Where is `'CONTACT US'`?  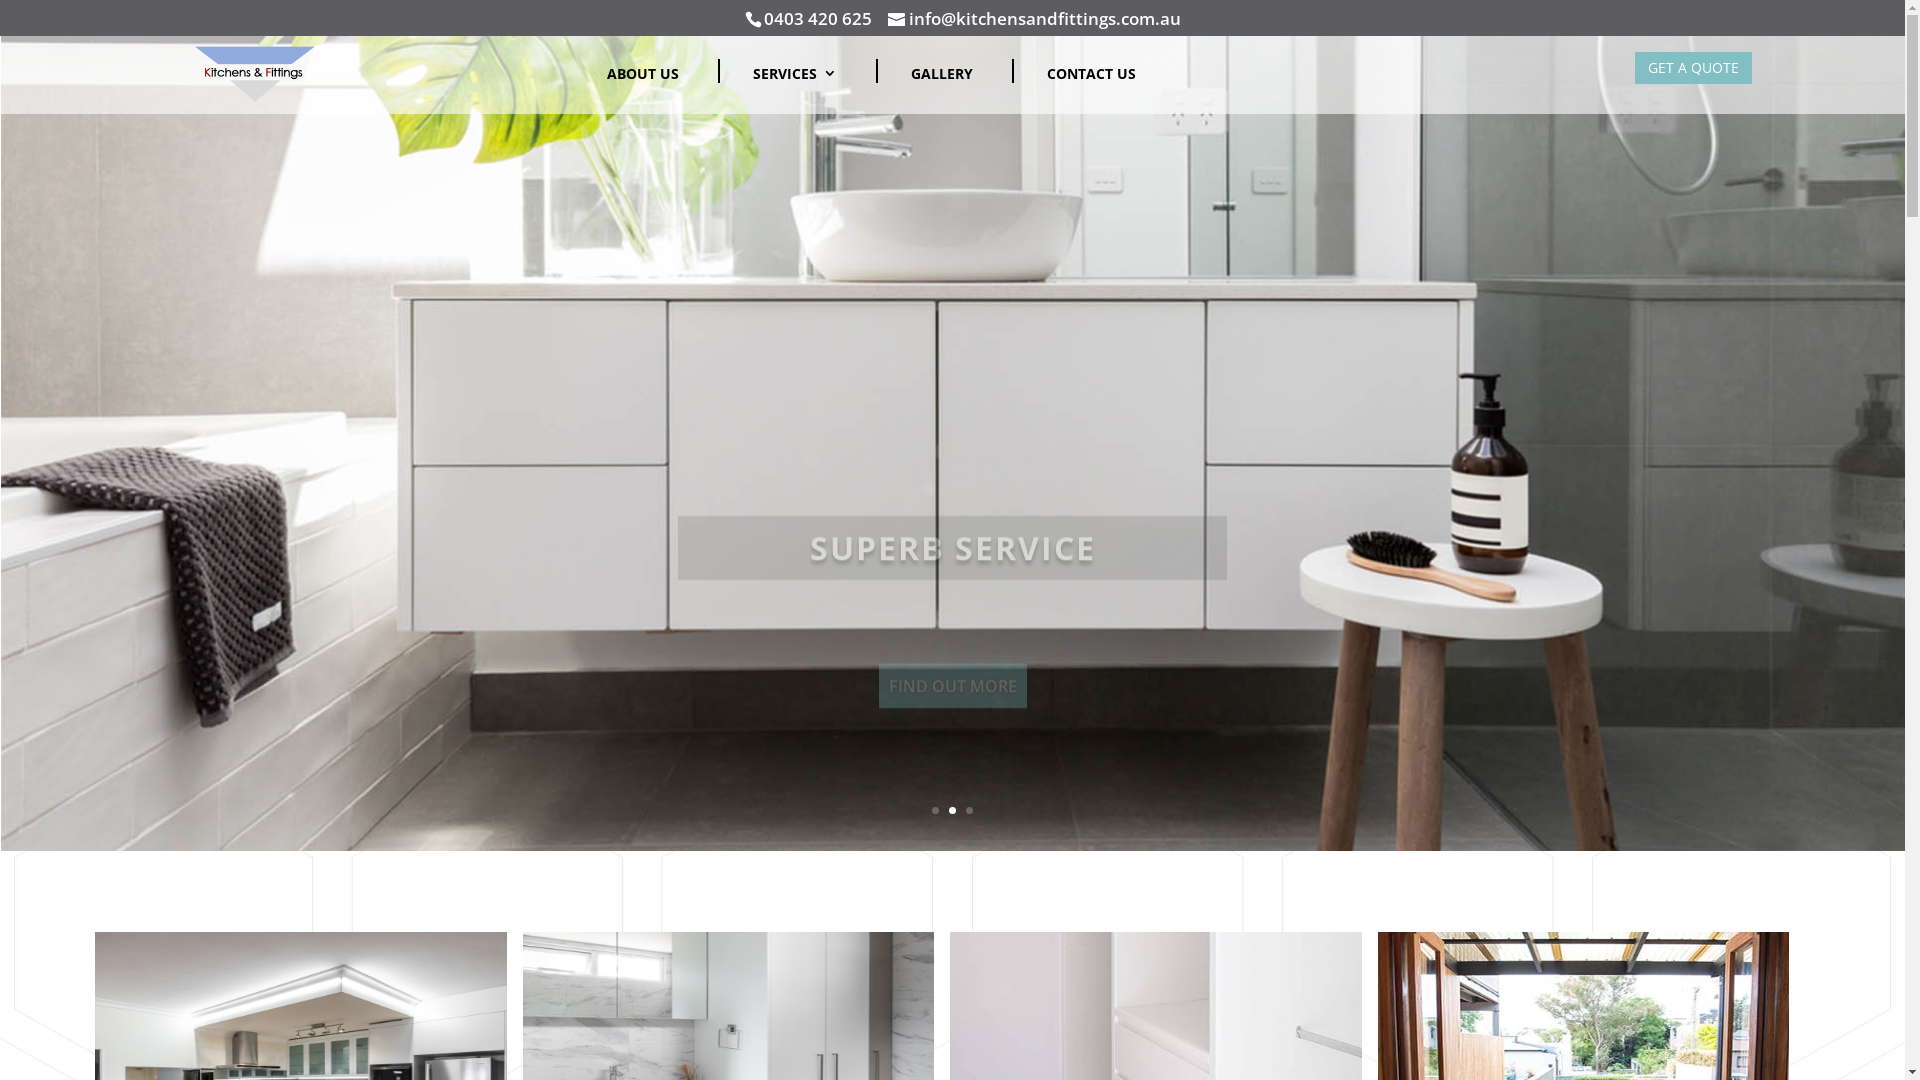 'CONTACT US' is located at coordinates (1090, 88).